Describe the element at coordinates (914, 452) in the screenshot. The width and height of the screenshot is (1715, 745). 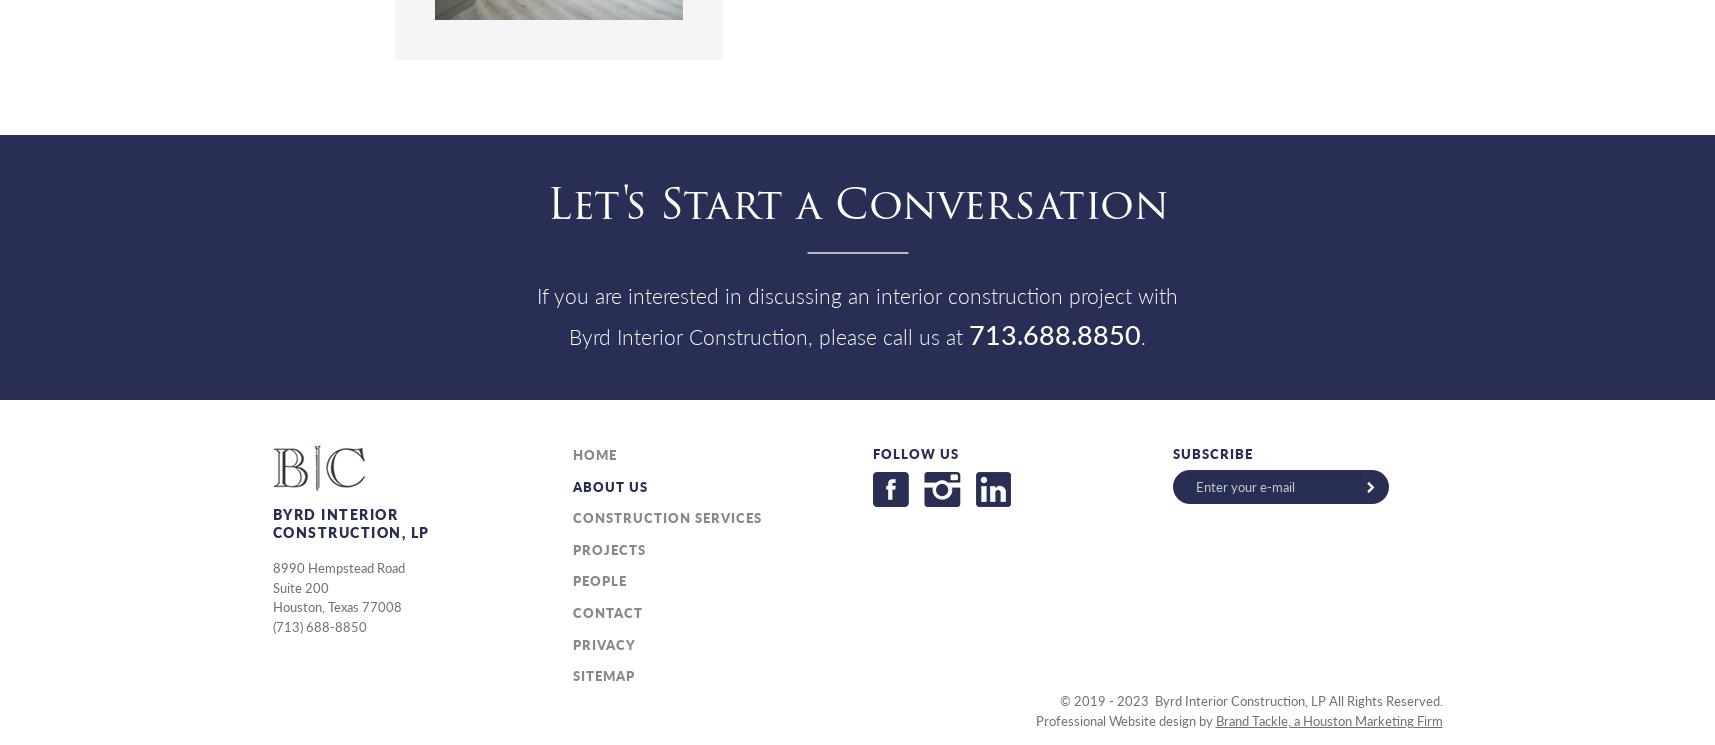
I see `'Follow Us'` at that location.